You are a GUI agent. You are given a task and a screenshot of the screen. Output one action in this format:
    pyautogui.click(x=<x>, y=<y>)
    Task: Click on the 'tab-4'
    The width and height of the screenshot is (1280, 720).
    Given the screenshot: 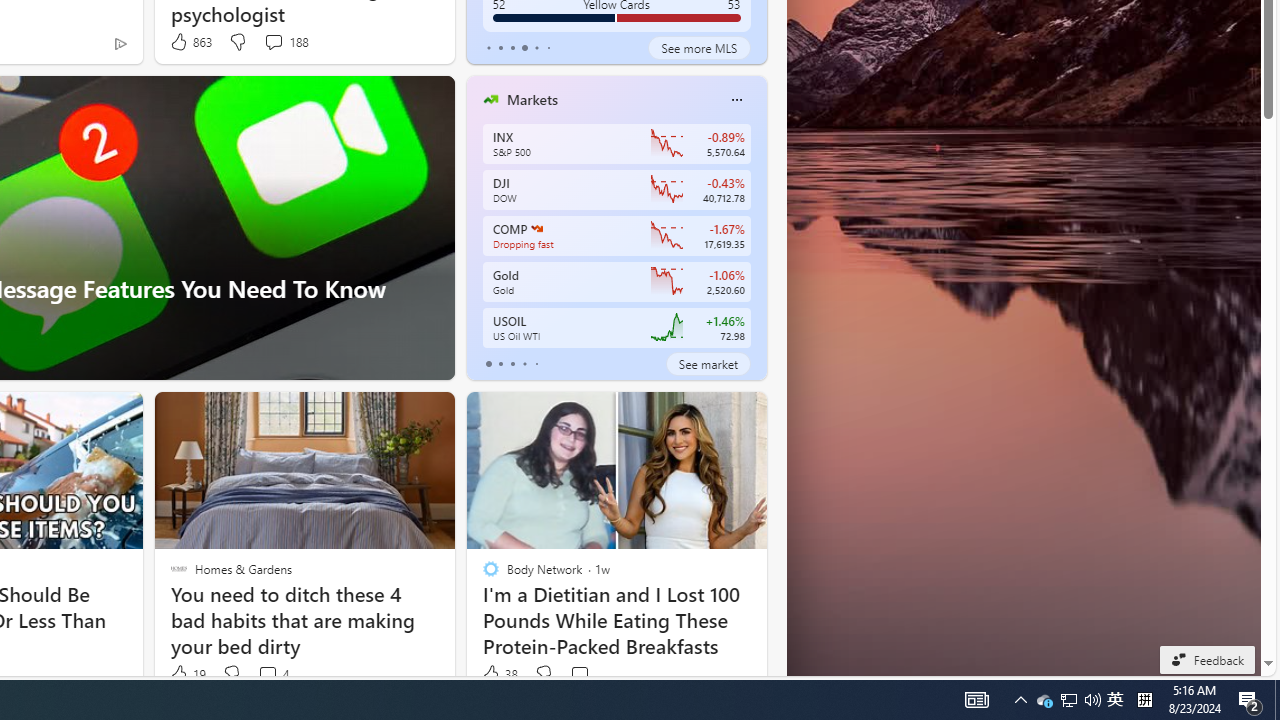 What is the action you would take?
    pyautogui.click(x=536, y=363)
    